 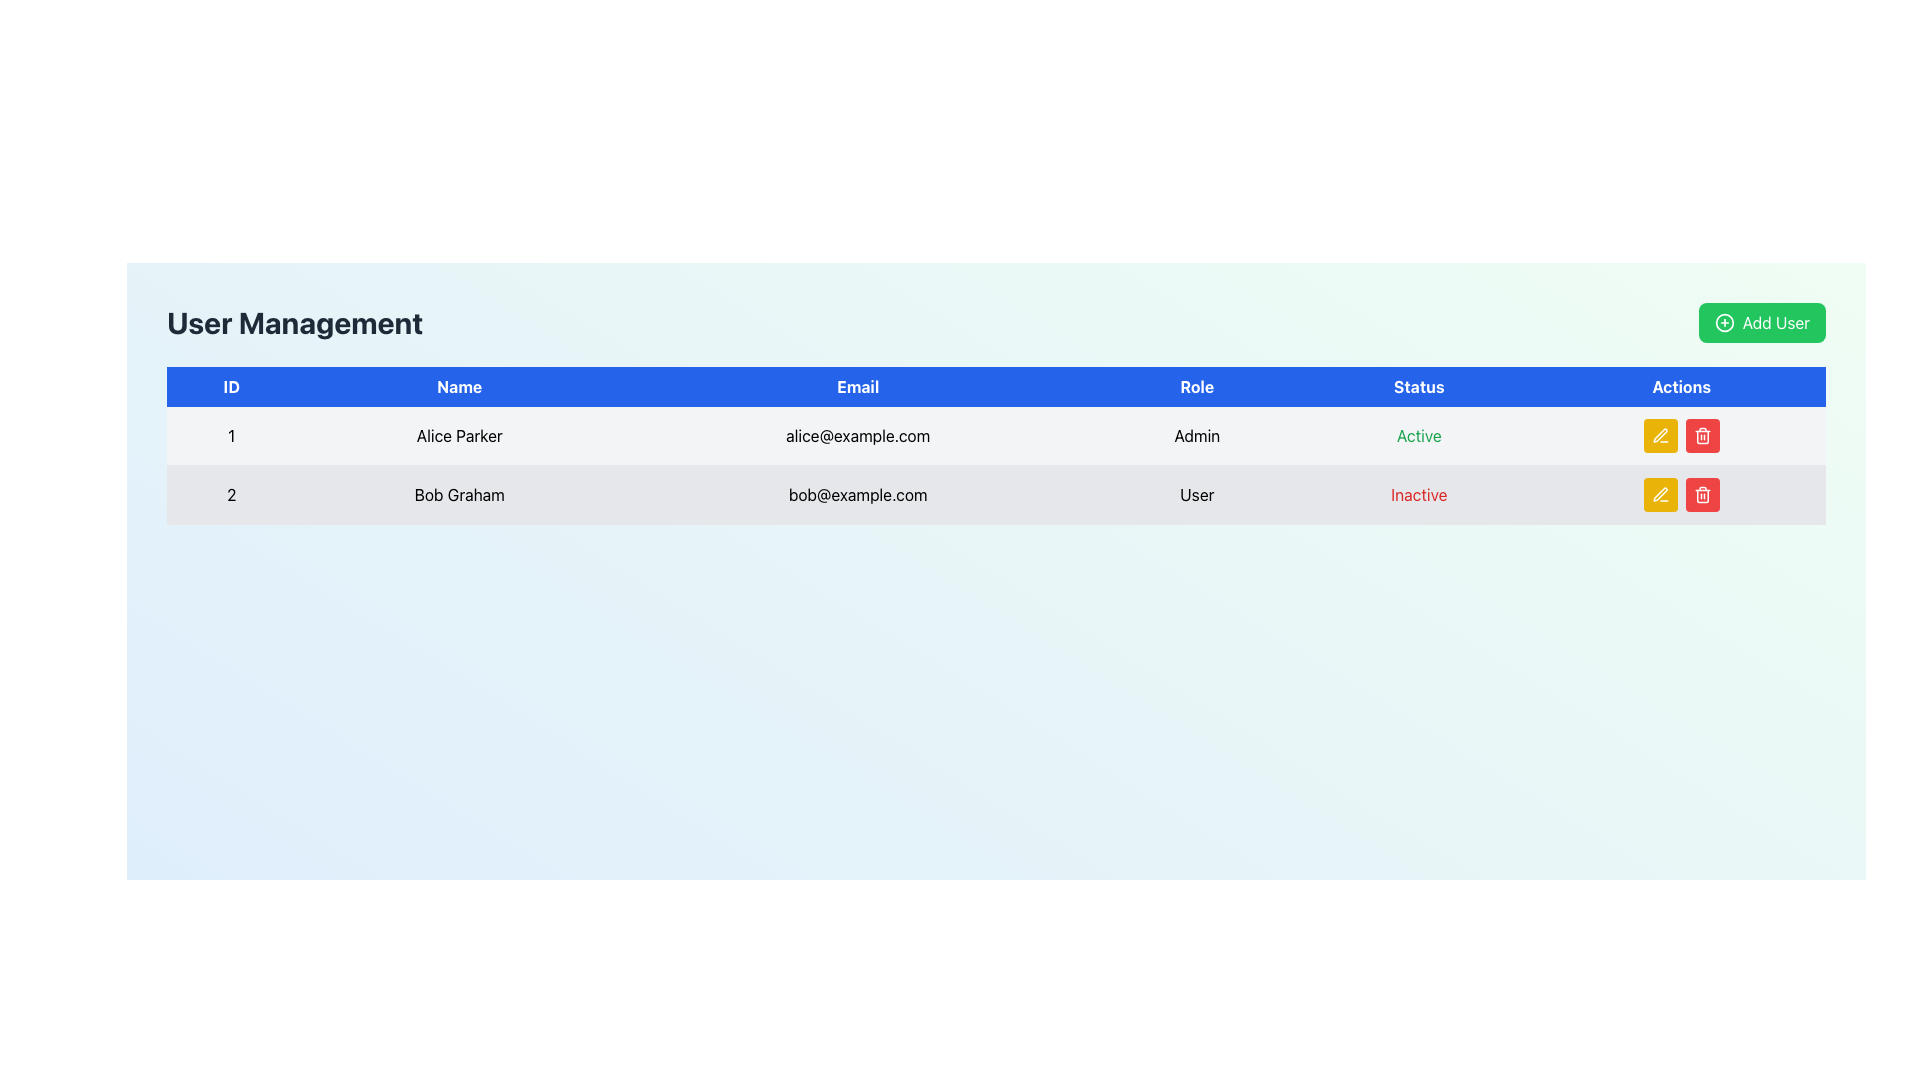 What do you see at coordinates (458, 494) in the screenshot?
I see `text label displaying 'Bob Graham' located in the second row of the table under the 'Name' column` at bounding box center [458, 494].